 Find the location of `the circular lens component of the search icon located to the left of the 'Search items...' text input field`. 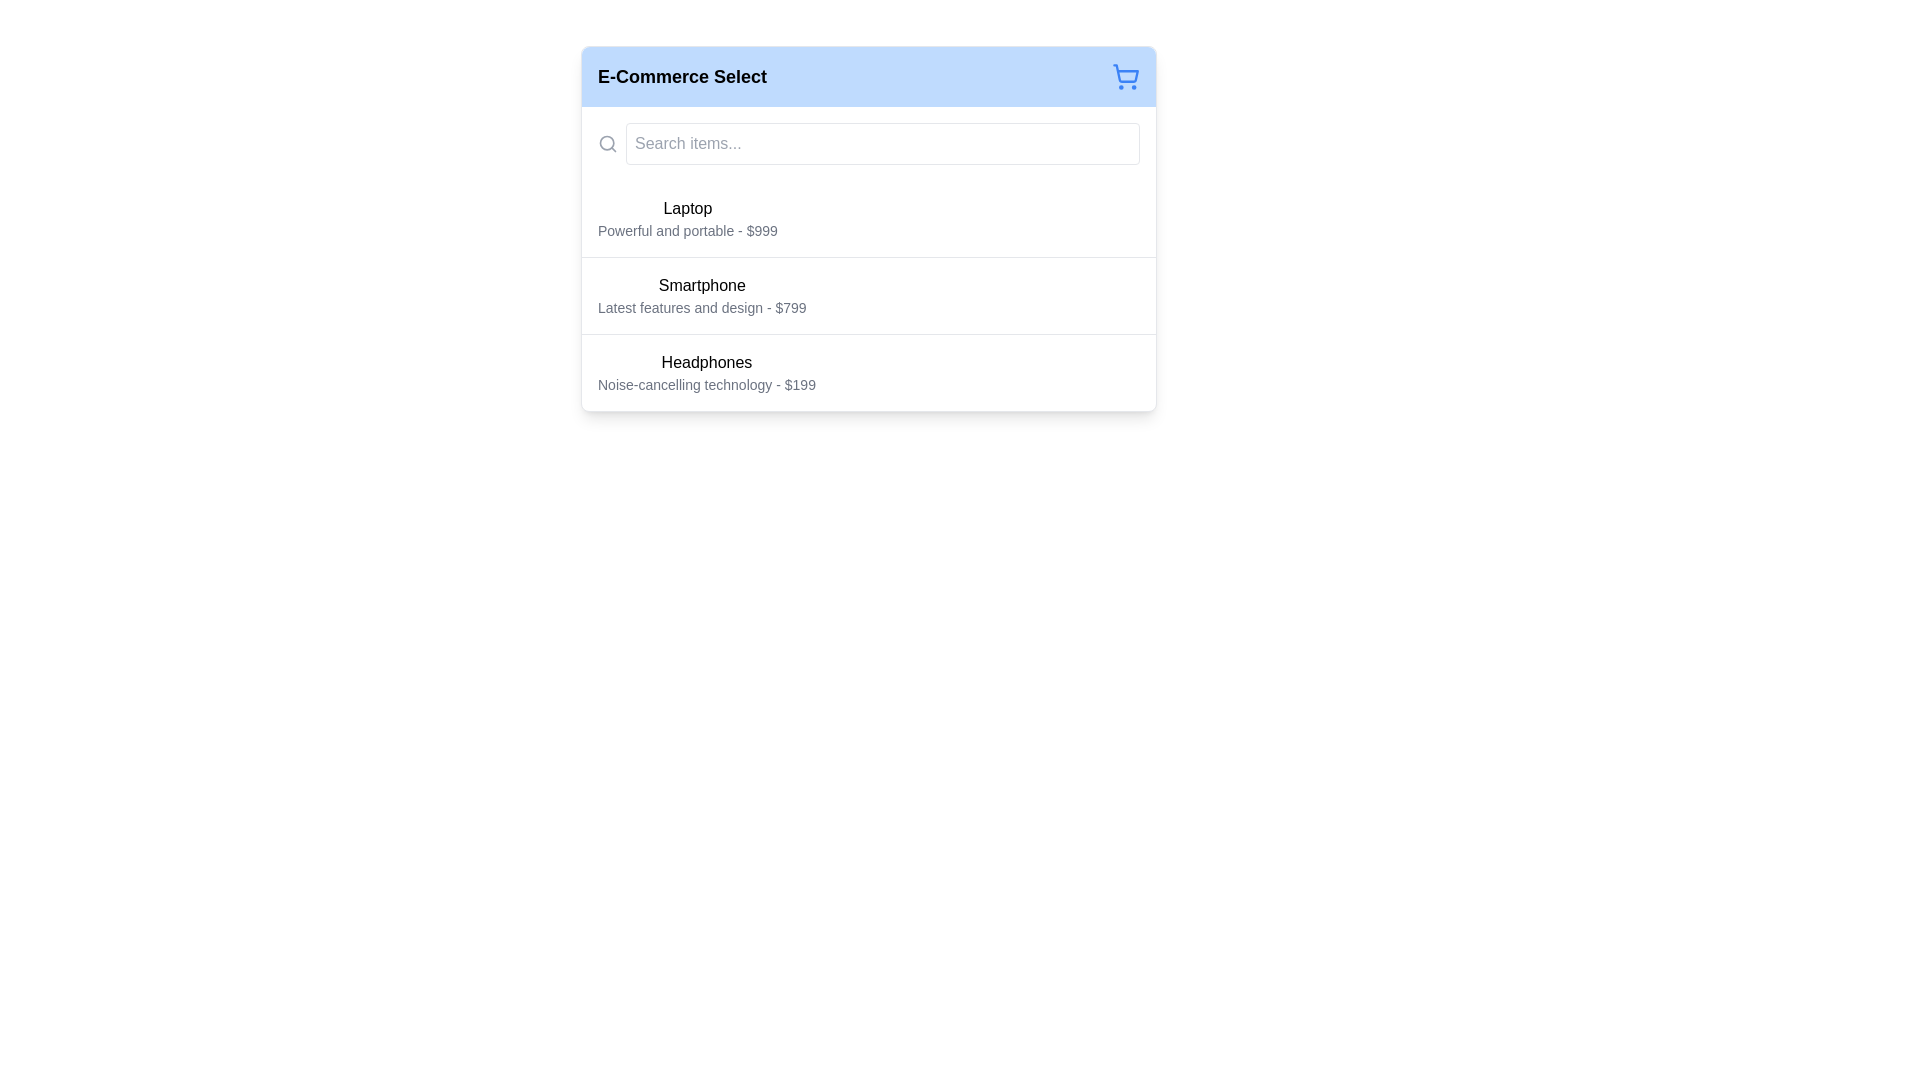

the circular lens component of the search icon located to the left of the 'Search items...' text input field is located at coordinates (606, 142).